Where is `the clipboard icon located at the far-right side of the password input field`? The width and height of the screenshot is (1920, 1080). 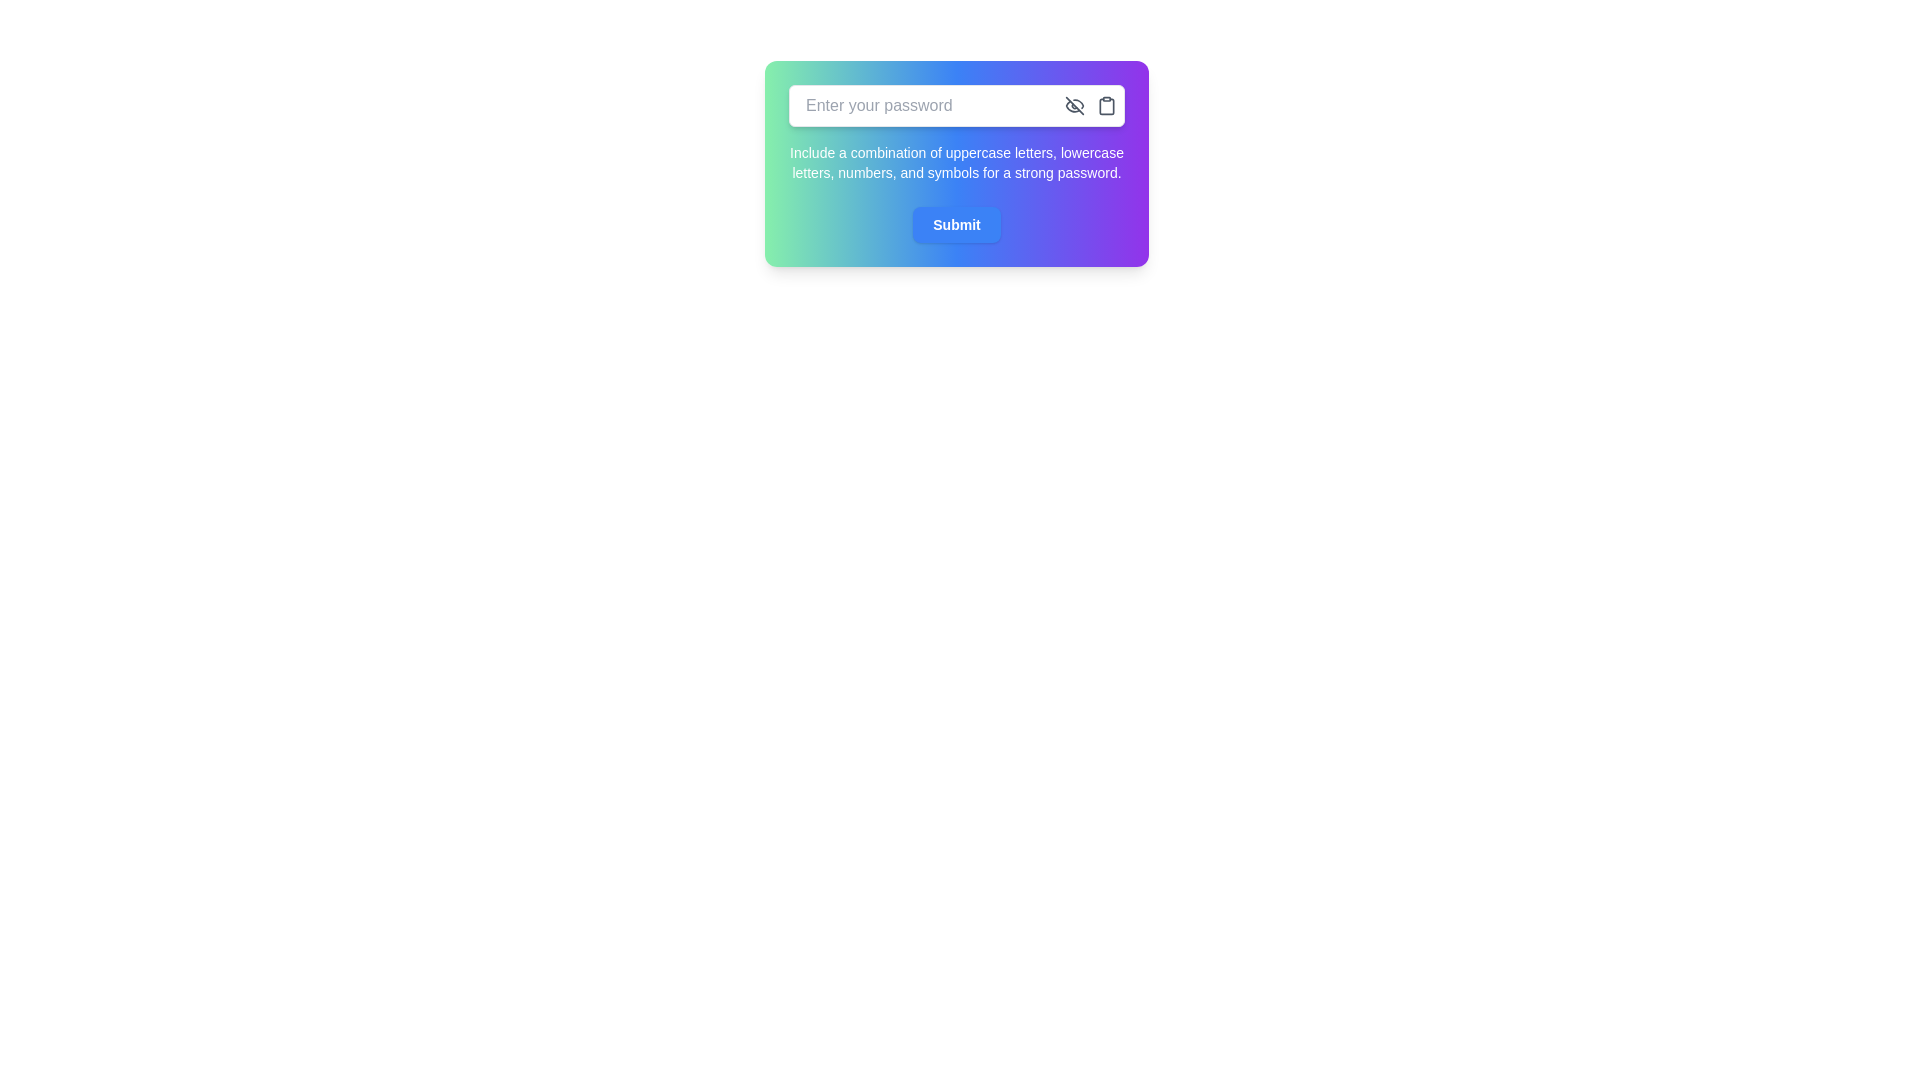 the clipboard icon located at the far-right side of the password input field is located at coordinates (1106, 105).